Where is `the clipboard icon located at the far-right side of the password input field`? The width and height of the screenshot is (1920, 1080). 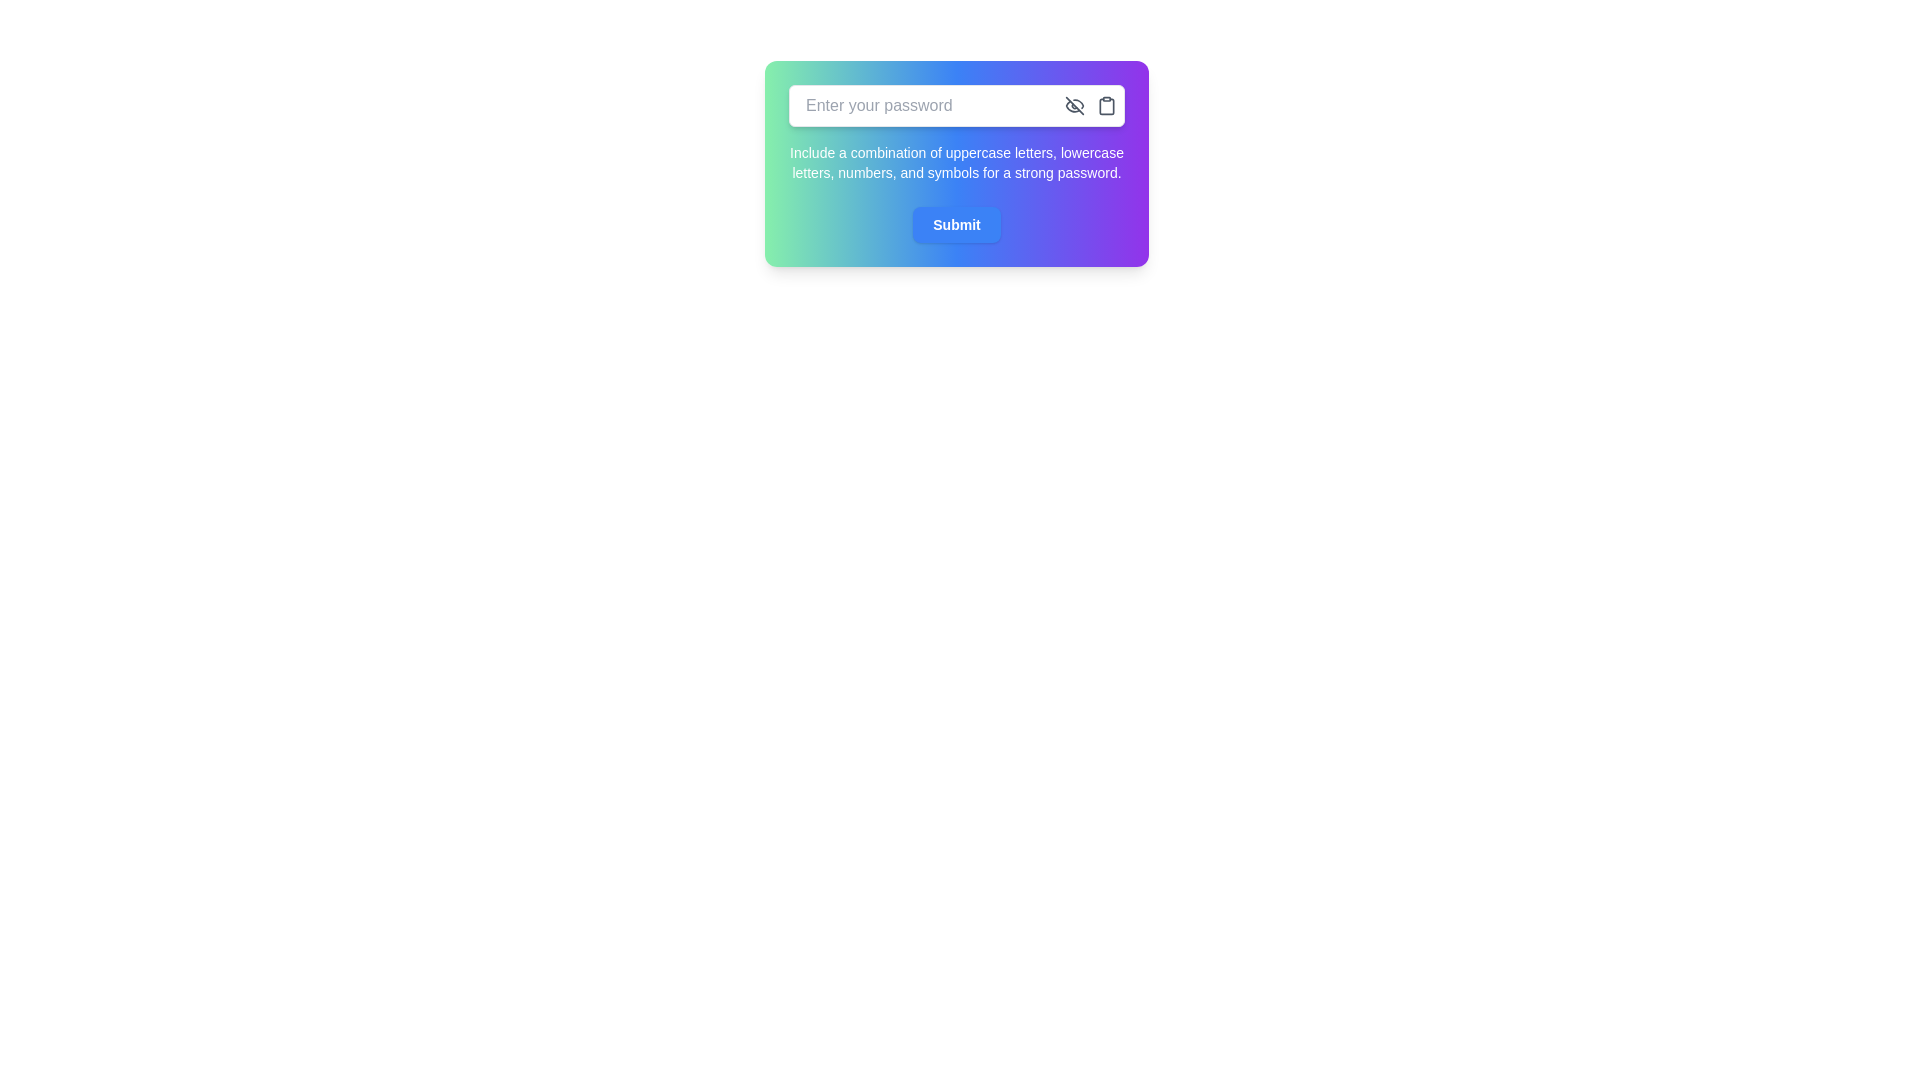 the clipboard icon located at the far-right side of the password input field is located at coordinates (1106, 105).